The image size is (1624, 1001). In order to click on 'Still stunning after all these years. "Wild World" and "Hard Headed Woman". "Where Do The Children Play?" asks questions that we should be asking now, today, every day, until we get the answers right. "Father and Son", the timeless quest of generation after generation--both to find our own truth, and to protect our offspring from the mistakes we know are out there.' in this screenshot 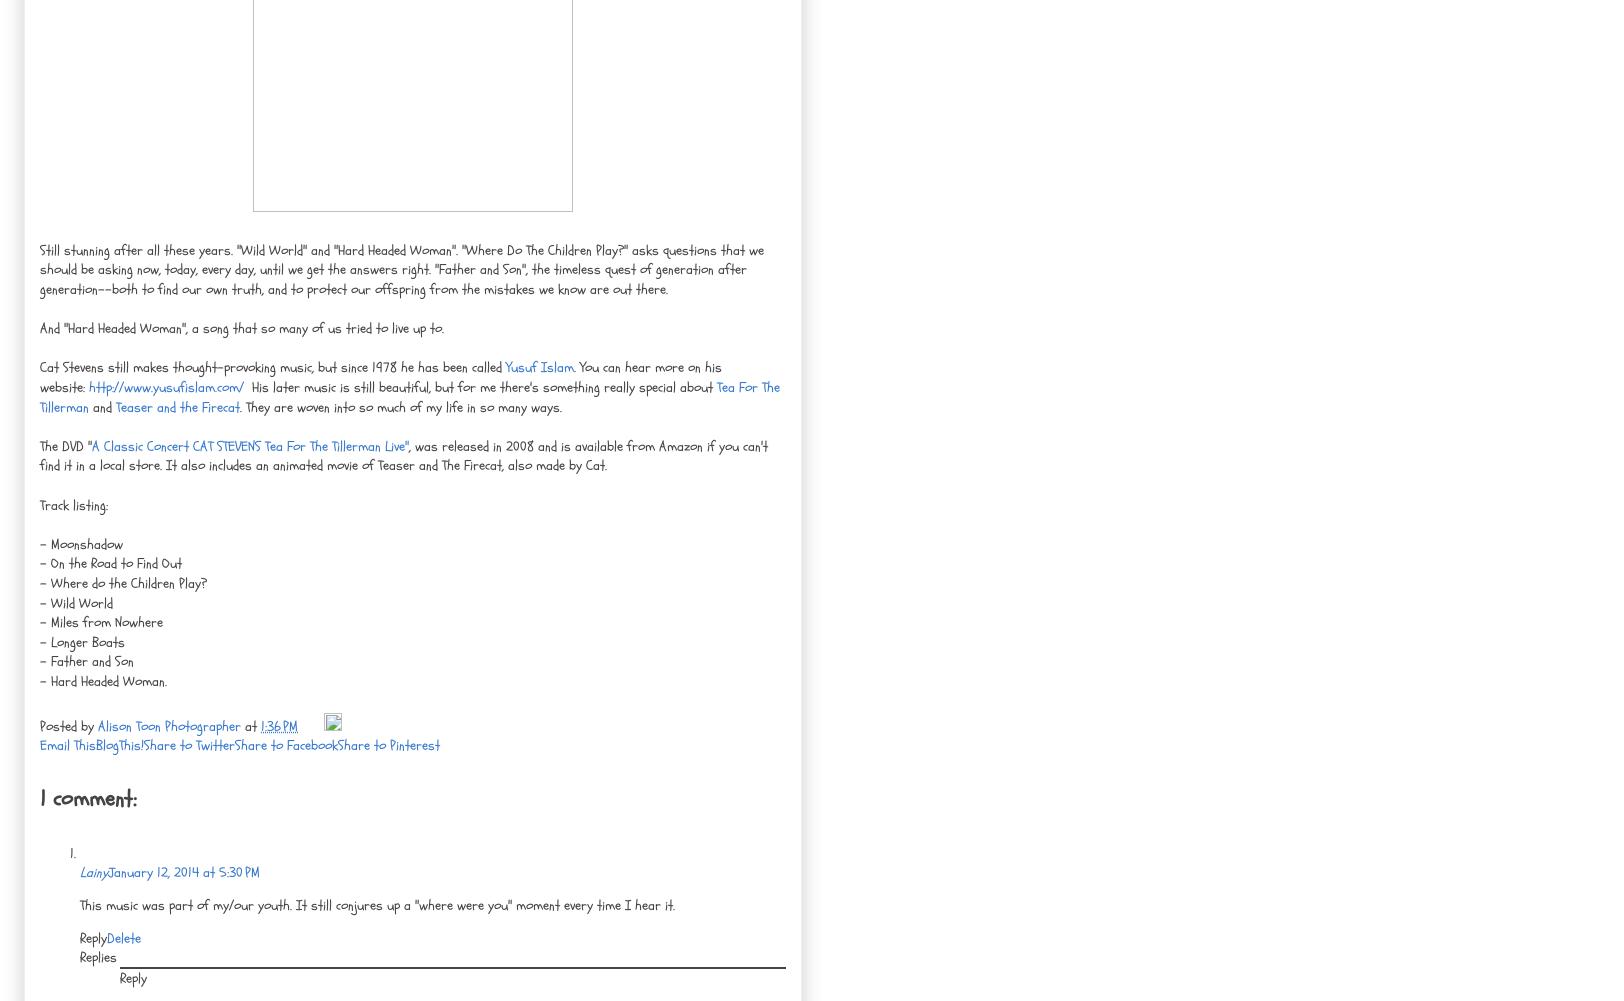, I will do `click(401, 268)`.